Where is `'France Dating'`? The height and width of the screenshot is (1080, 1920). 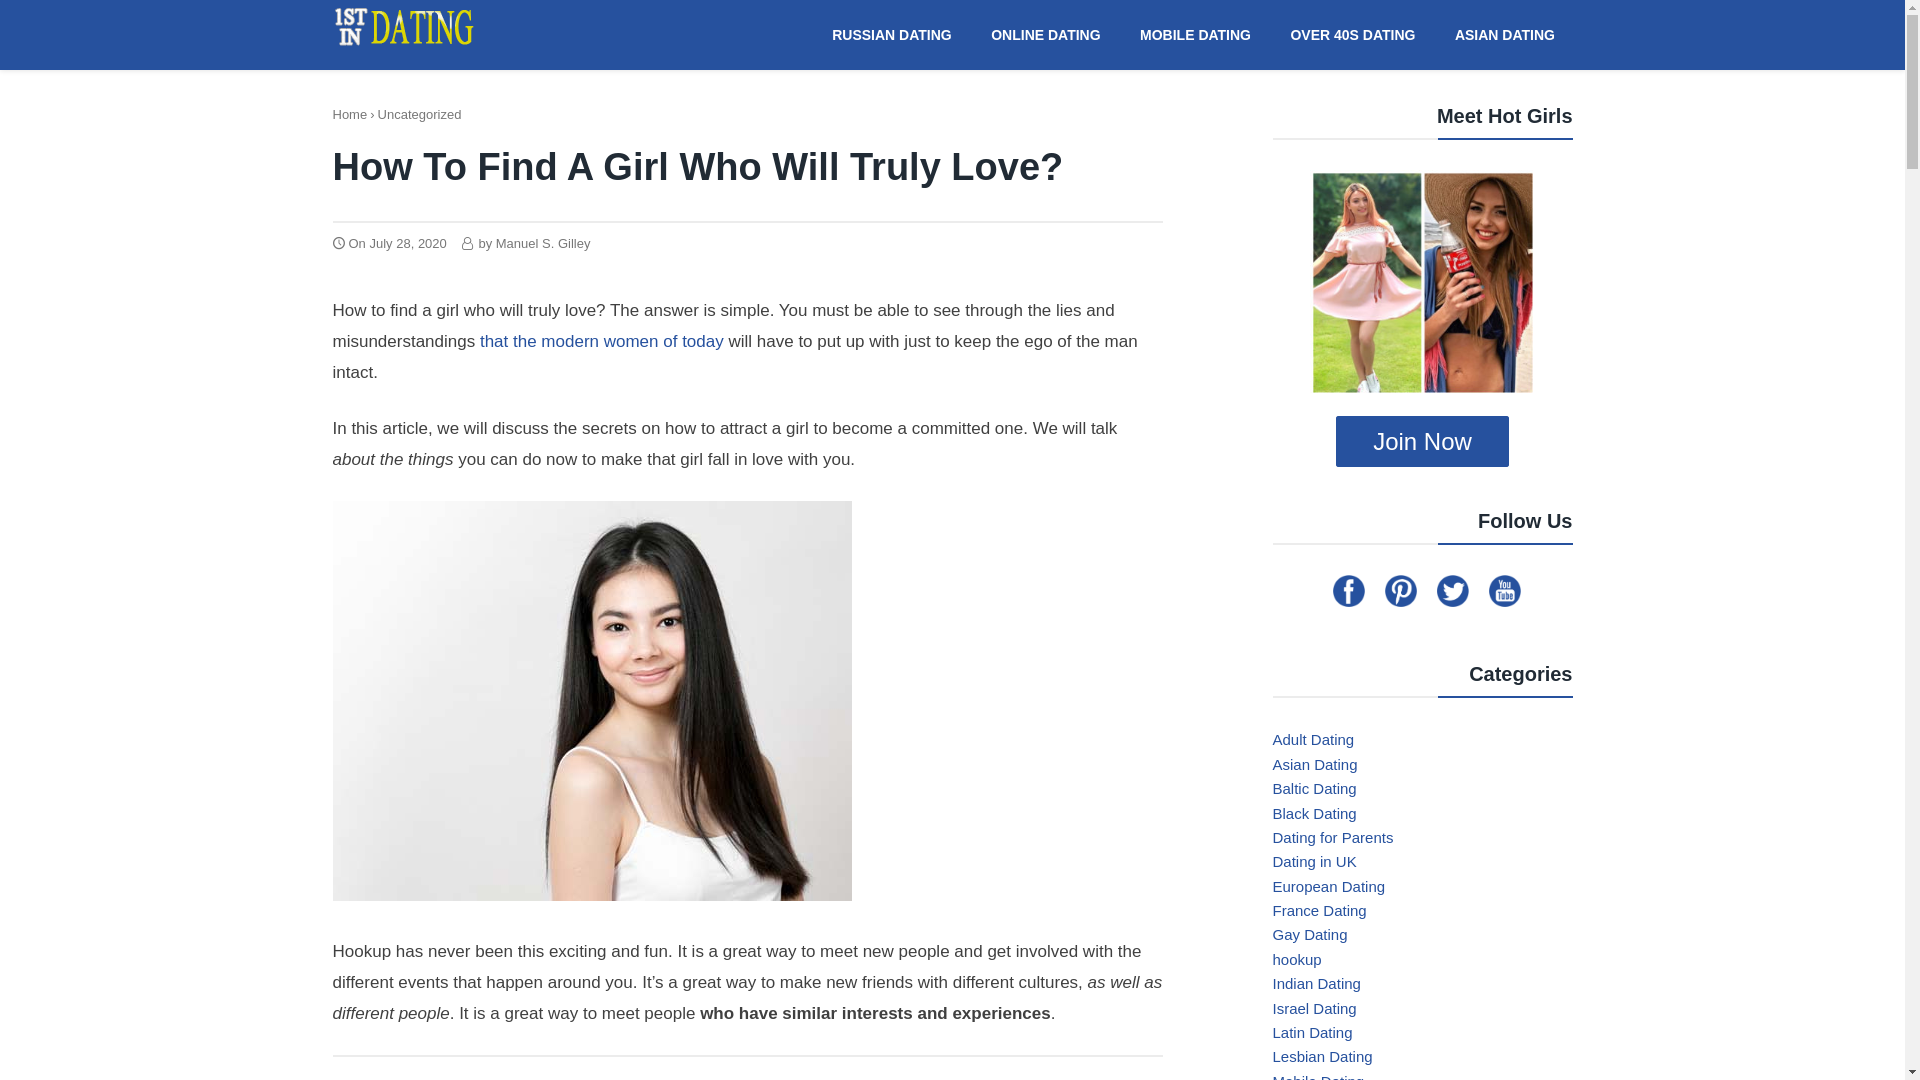
'France Dating' is located at coordinates (1319, 910).